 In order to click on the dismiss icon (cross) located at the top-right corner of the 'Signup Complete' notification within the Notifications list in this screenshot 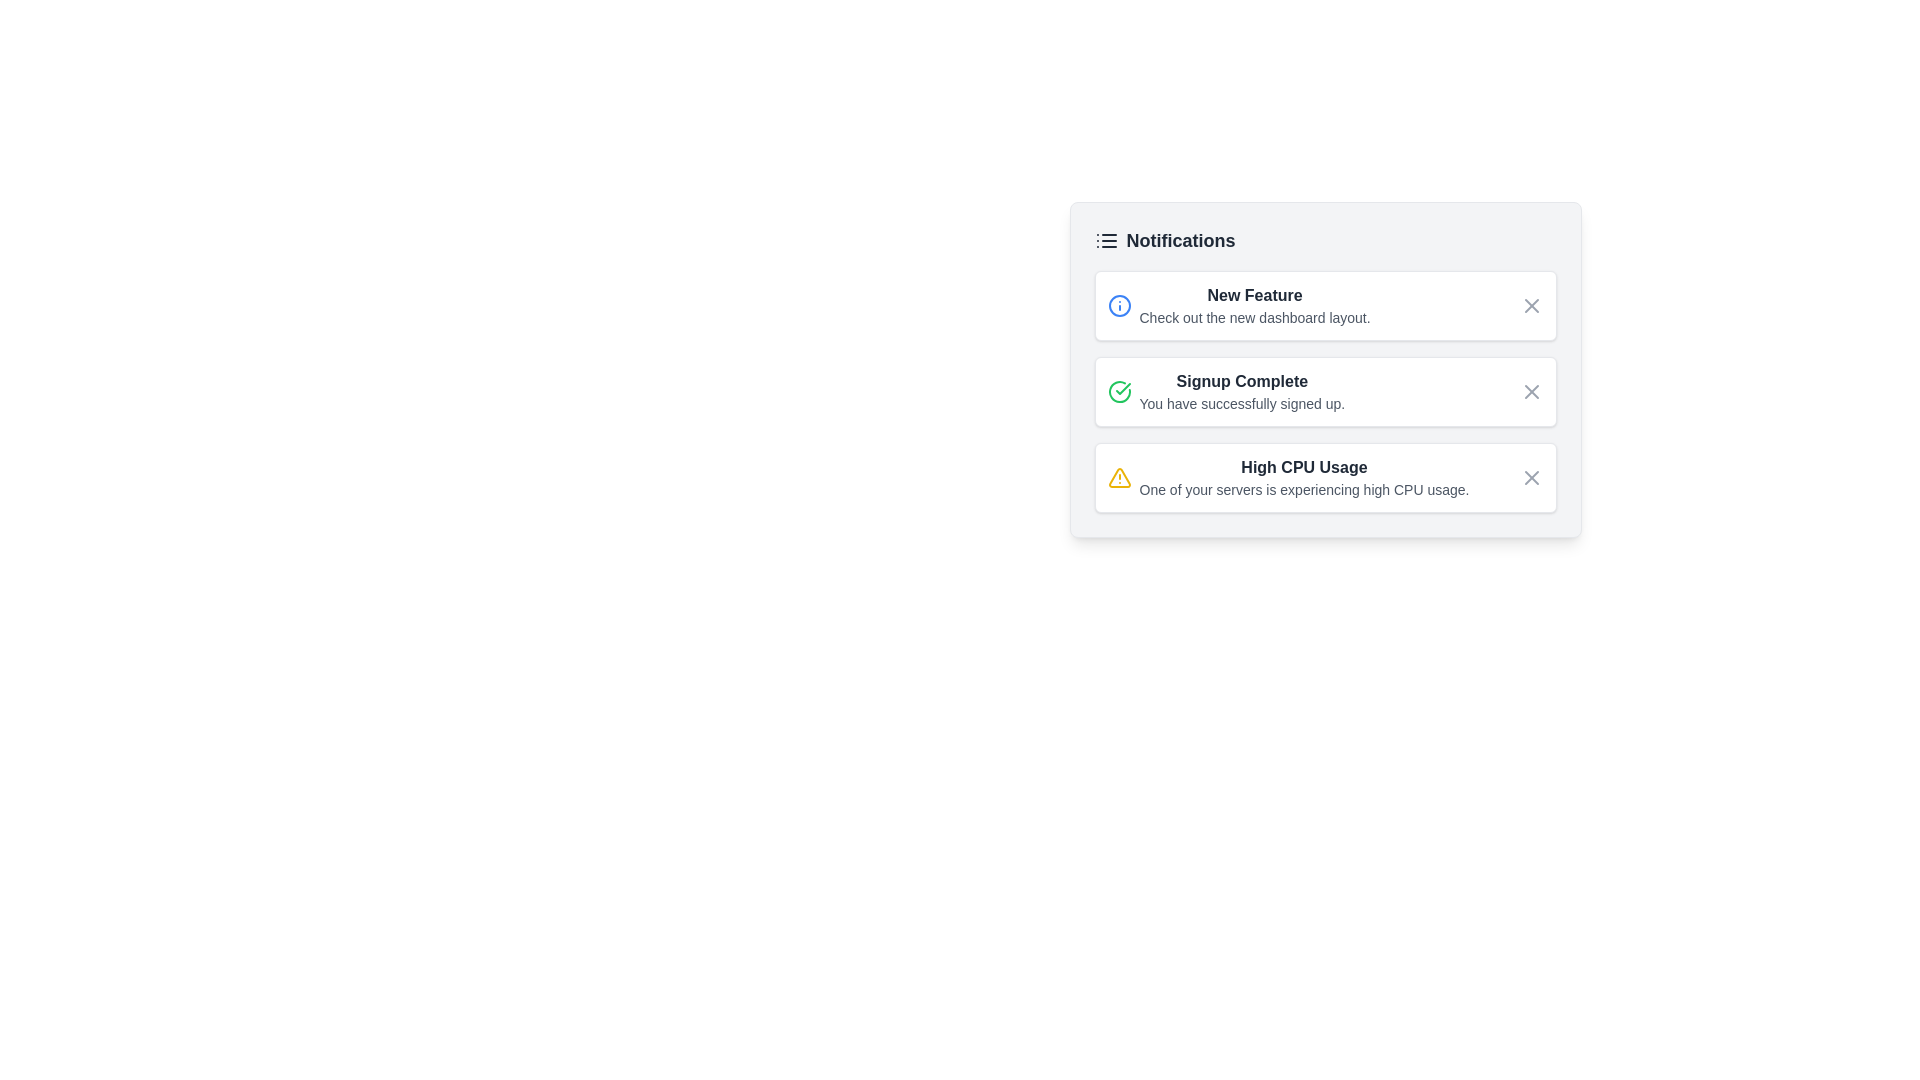, I will do `click(1530, 392)`.